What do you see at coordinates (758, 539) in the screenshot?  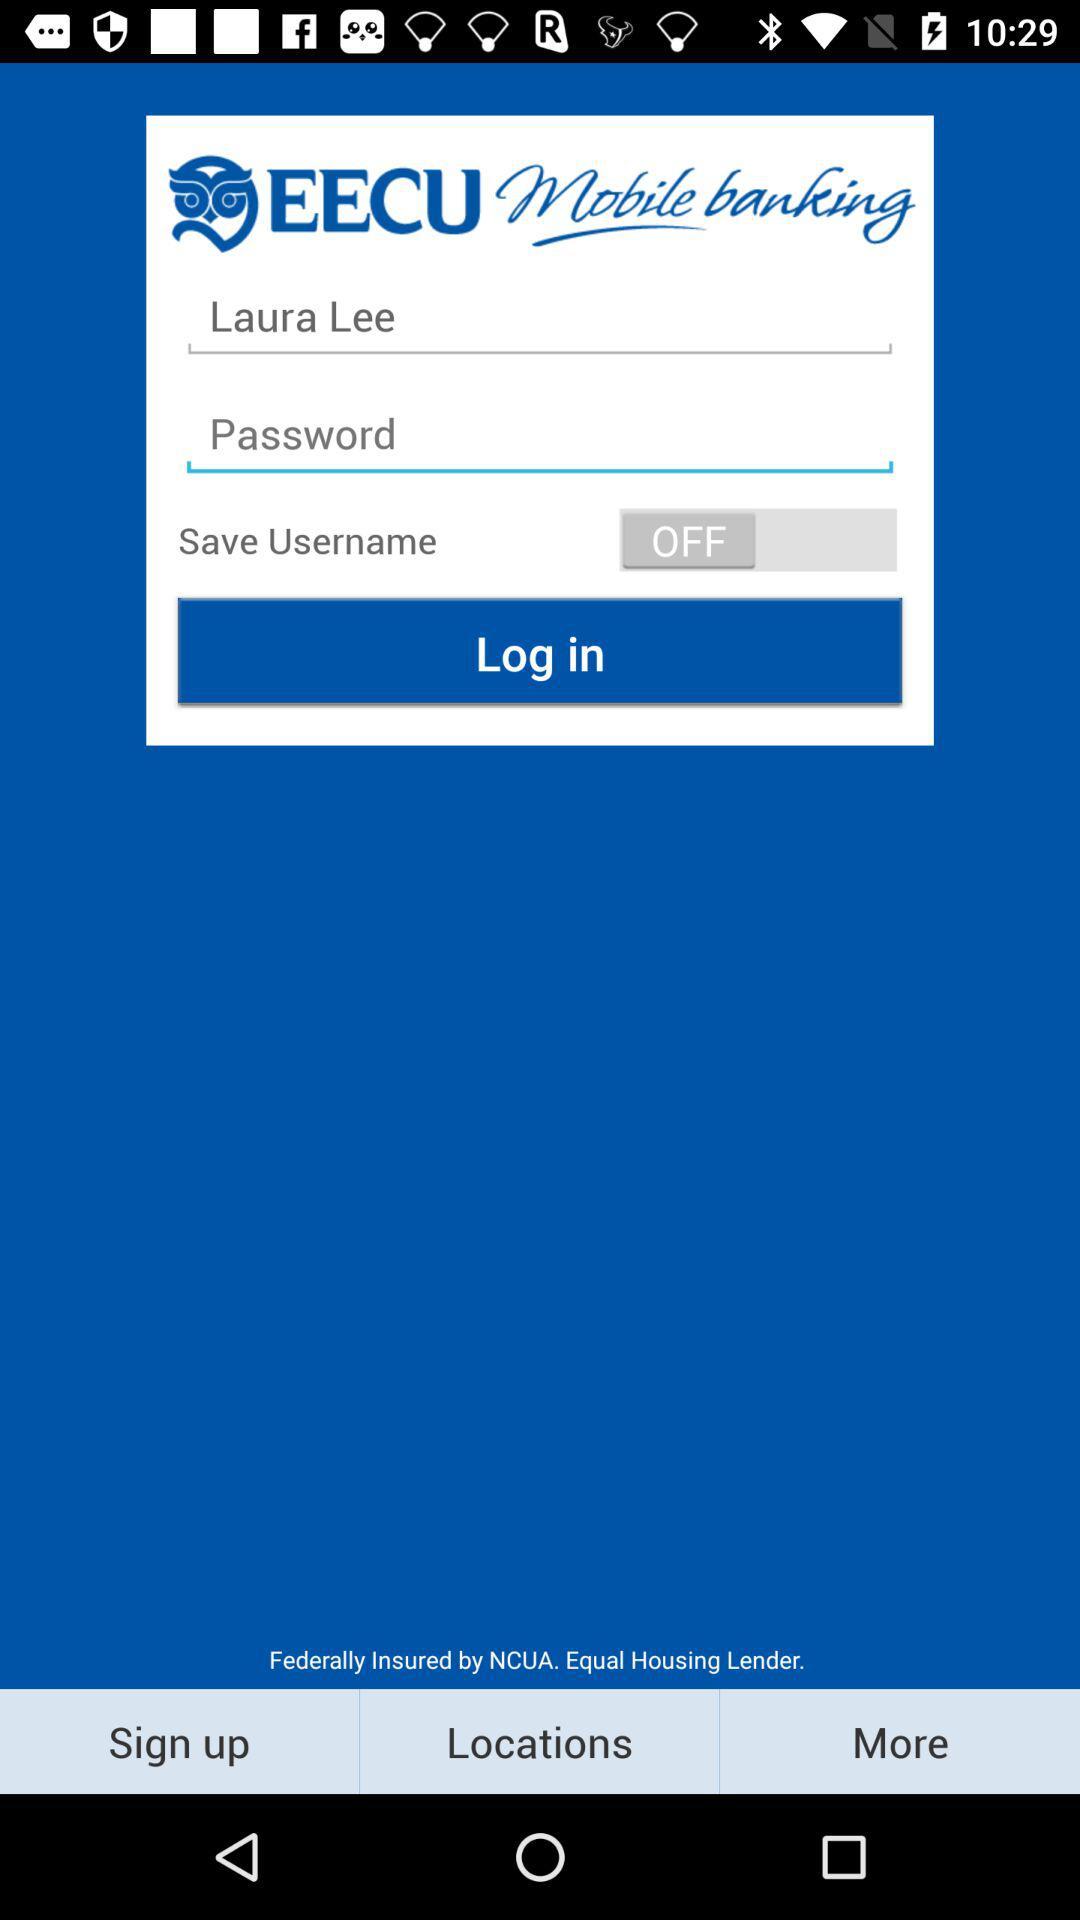 I see `the icon next to the save username icon` at bounding box center [758, 539].